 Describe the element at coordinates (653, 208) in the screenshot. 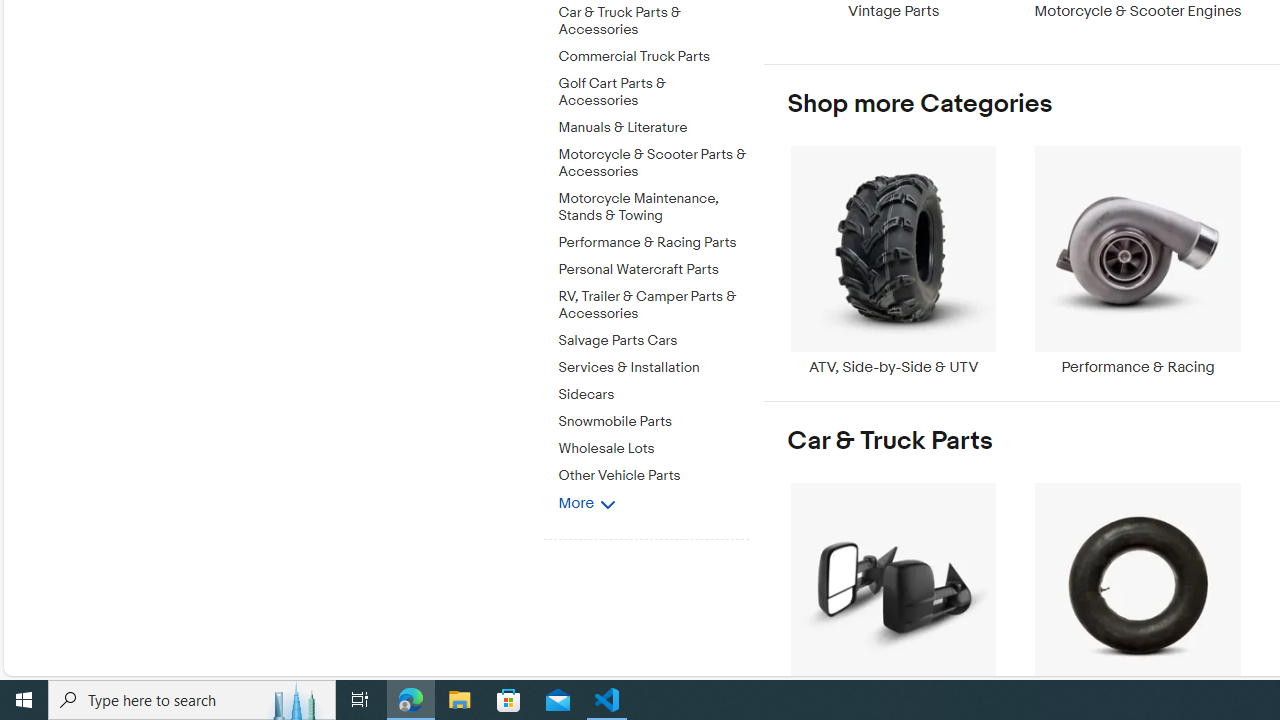

I see `'Motorcycle Maintenance, Stands & Towing'` at that location.